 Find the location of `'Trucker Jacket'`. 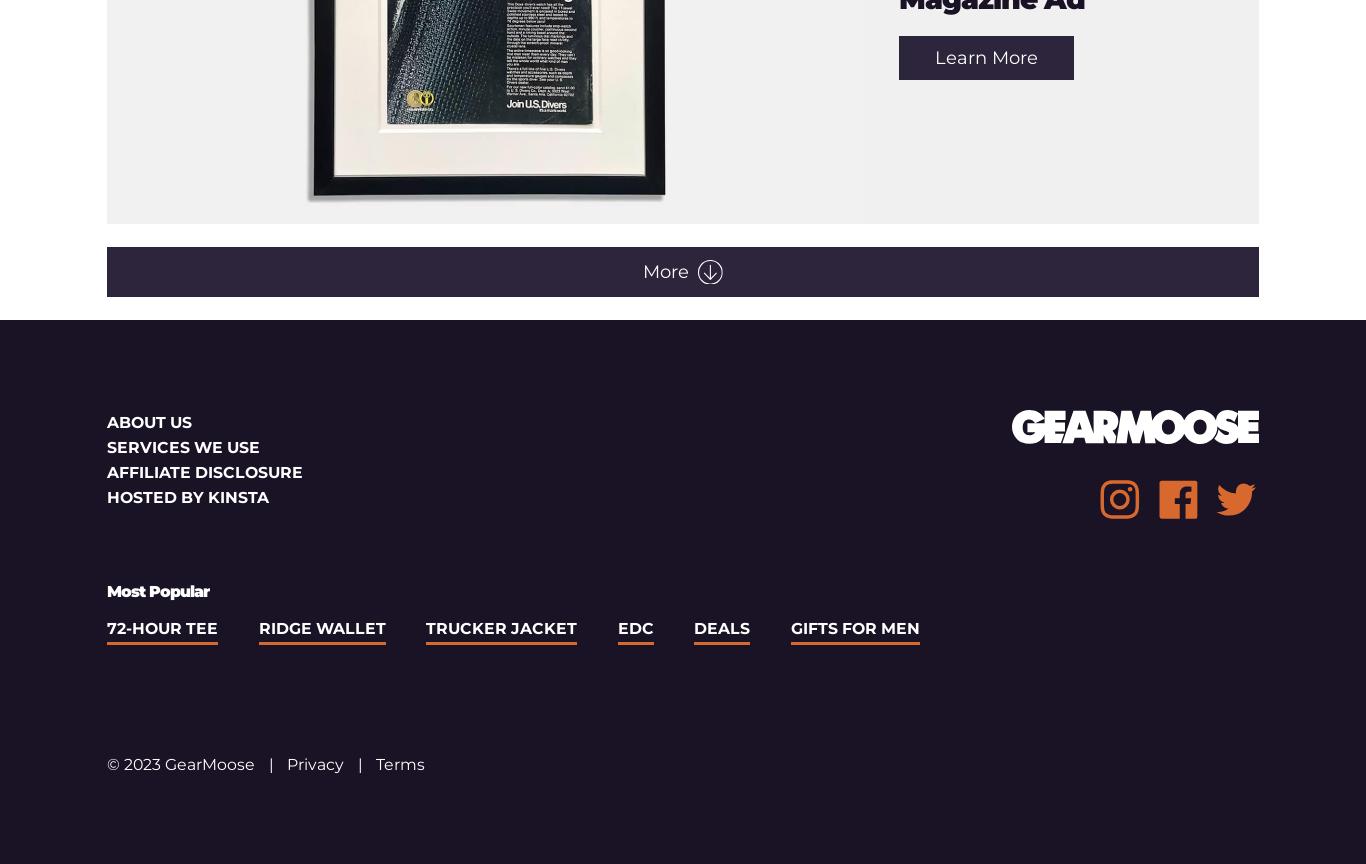

'Trucker Jacket' is located at coordinates (501, 627).